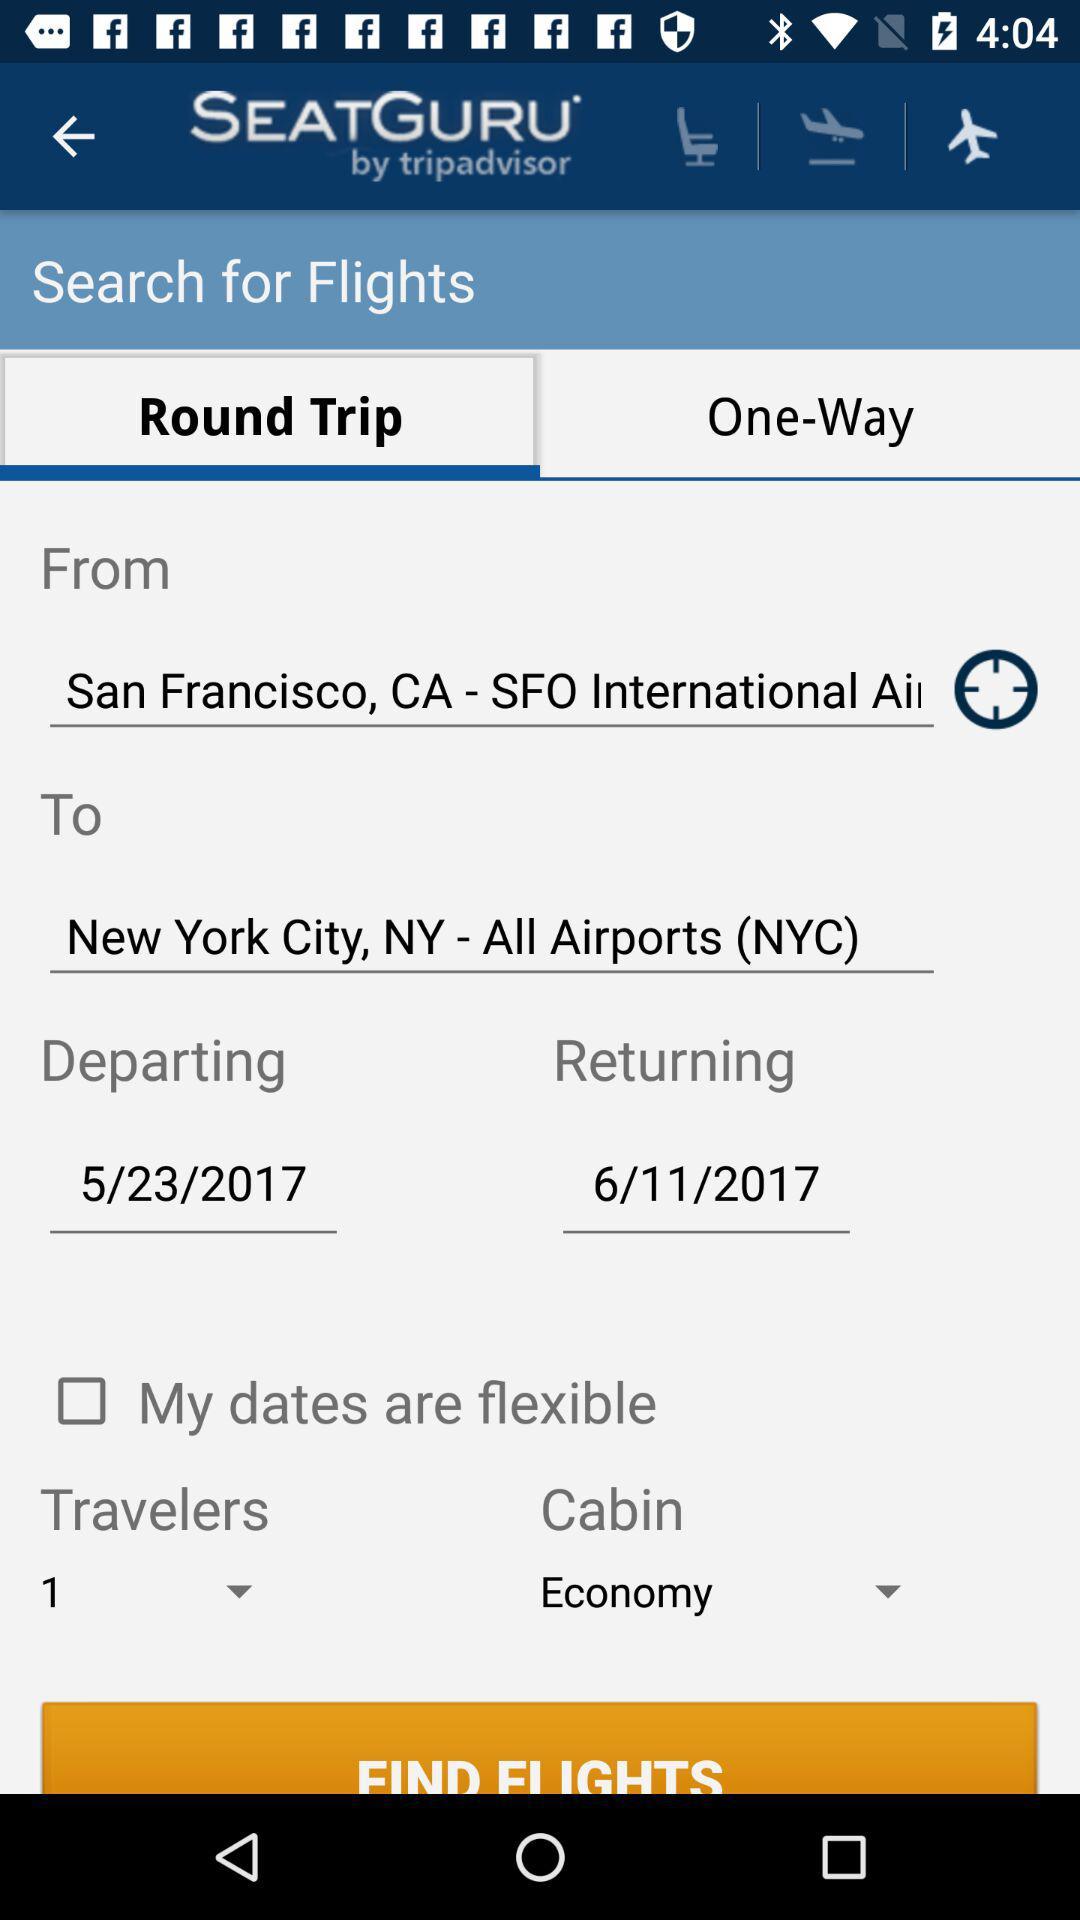 The image size is (1080, 1920). Describe the element at coordinates (810, 414) in the screenshot. I see `the one-way` at that location.